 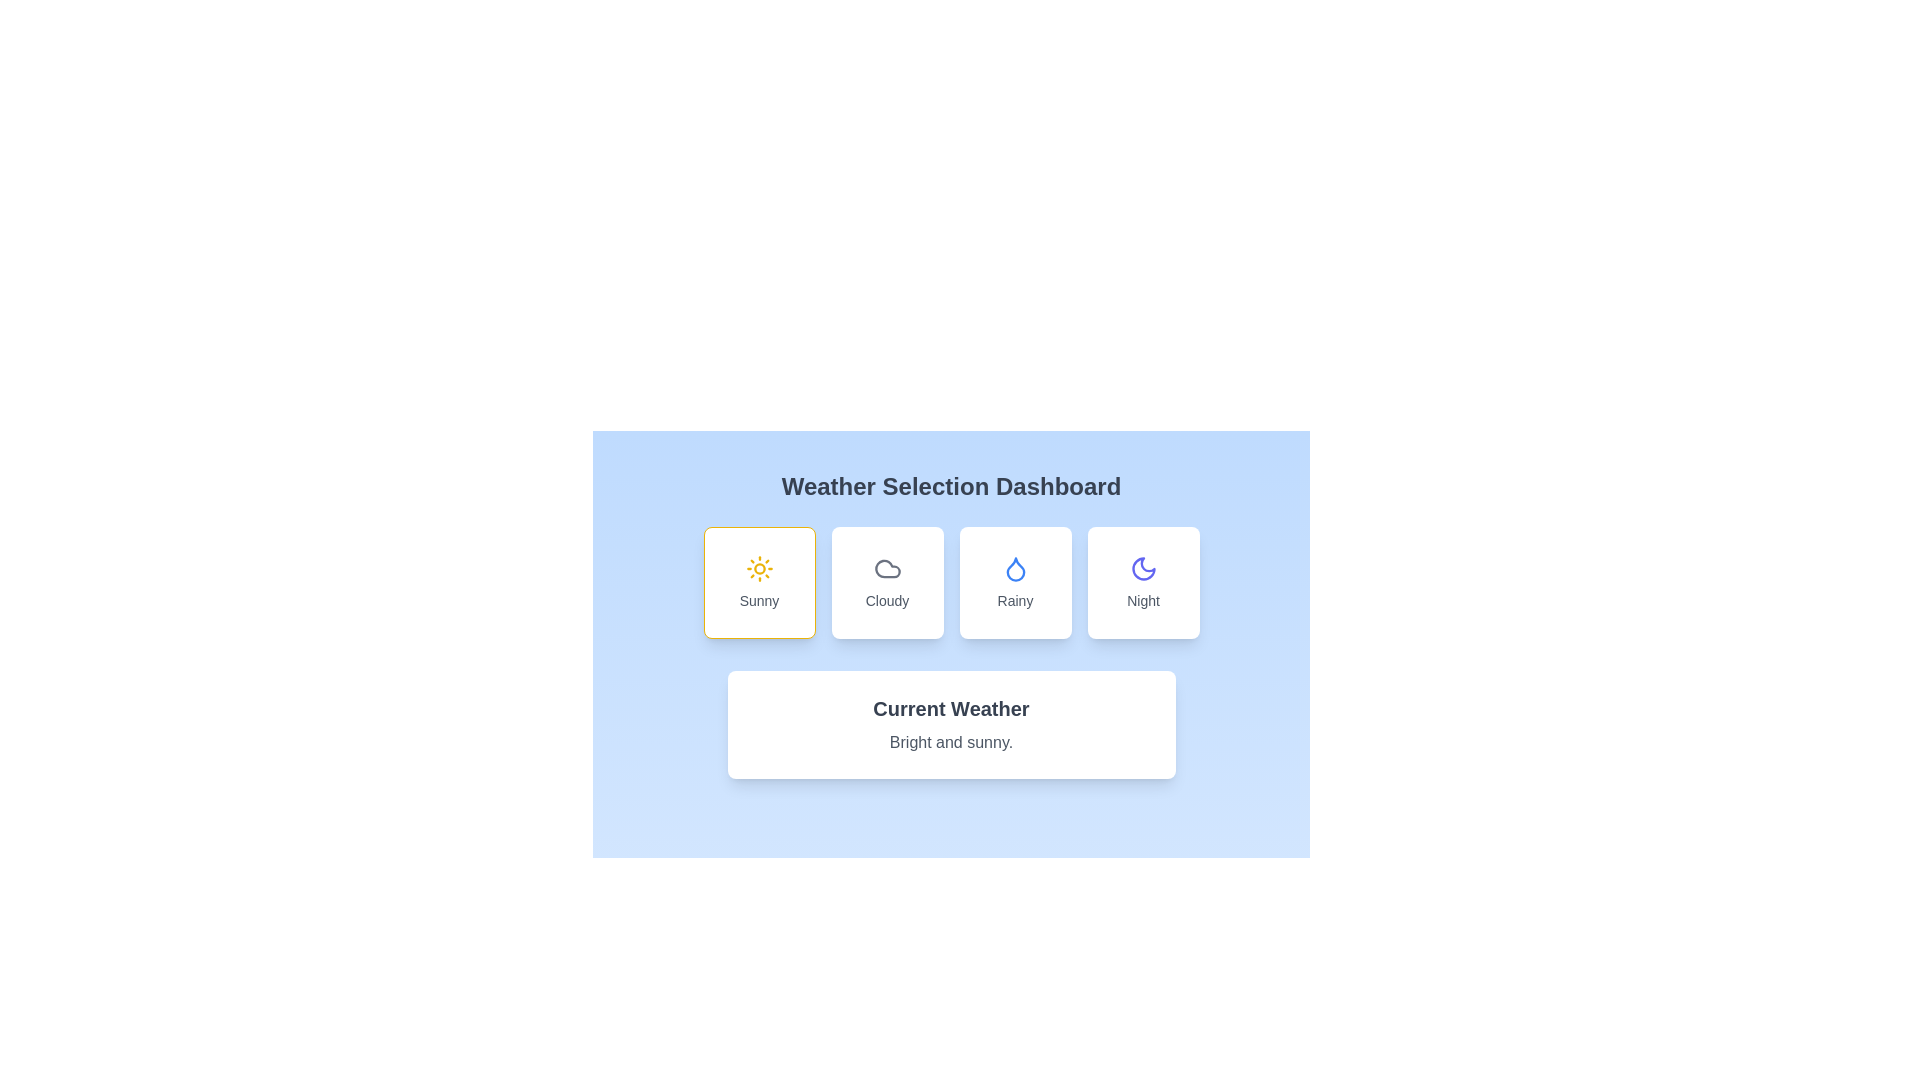 I want to click on the 'Cloudy' weather icon, which is visually represented in a square card with a white background and gray text, located centrally within the second option from the left among four weather options, so click(x=886, y=569).